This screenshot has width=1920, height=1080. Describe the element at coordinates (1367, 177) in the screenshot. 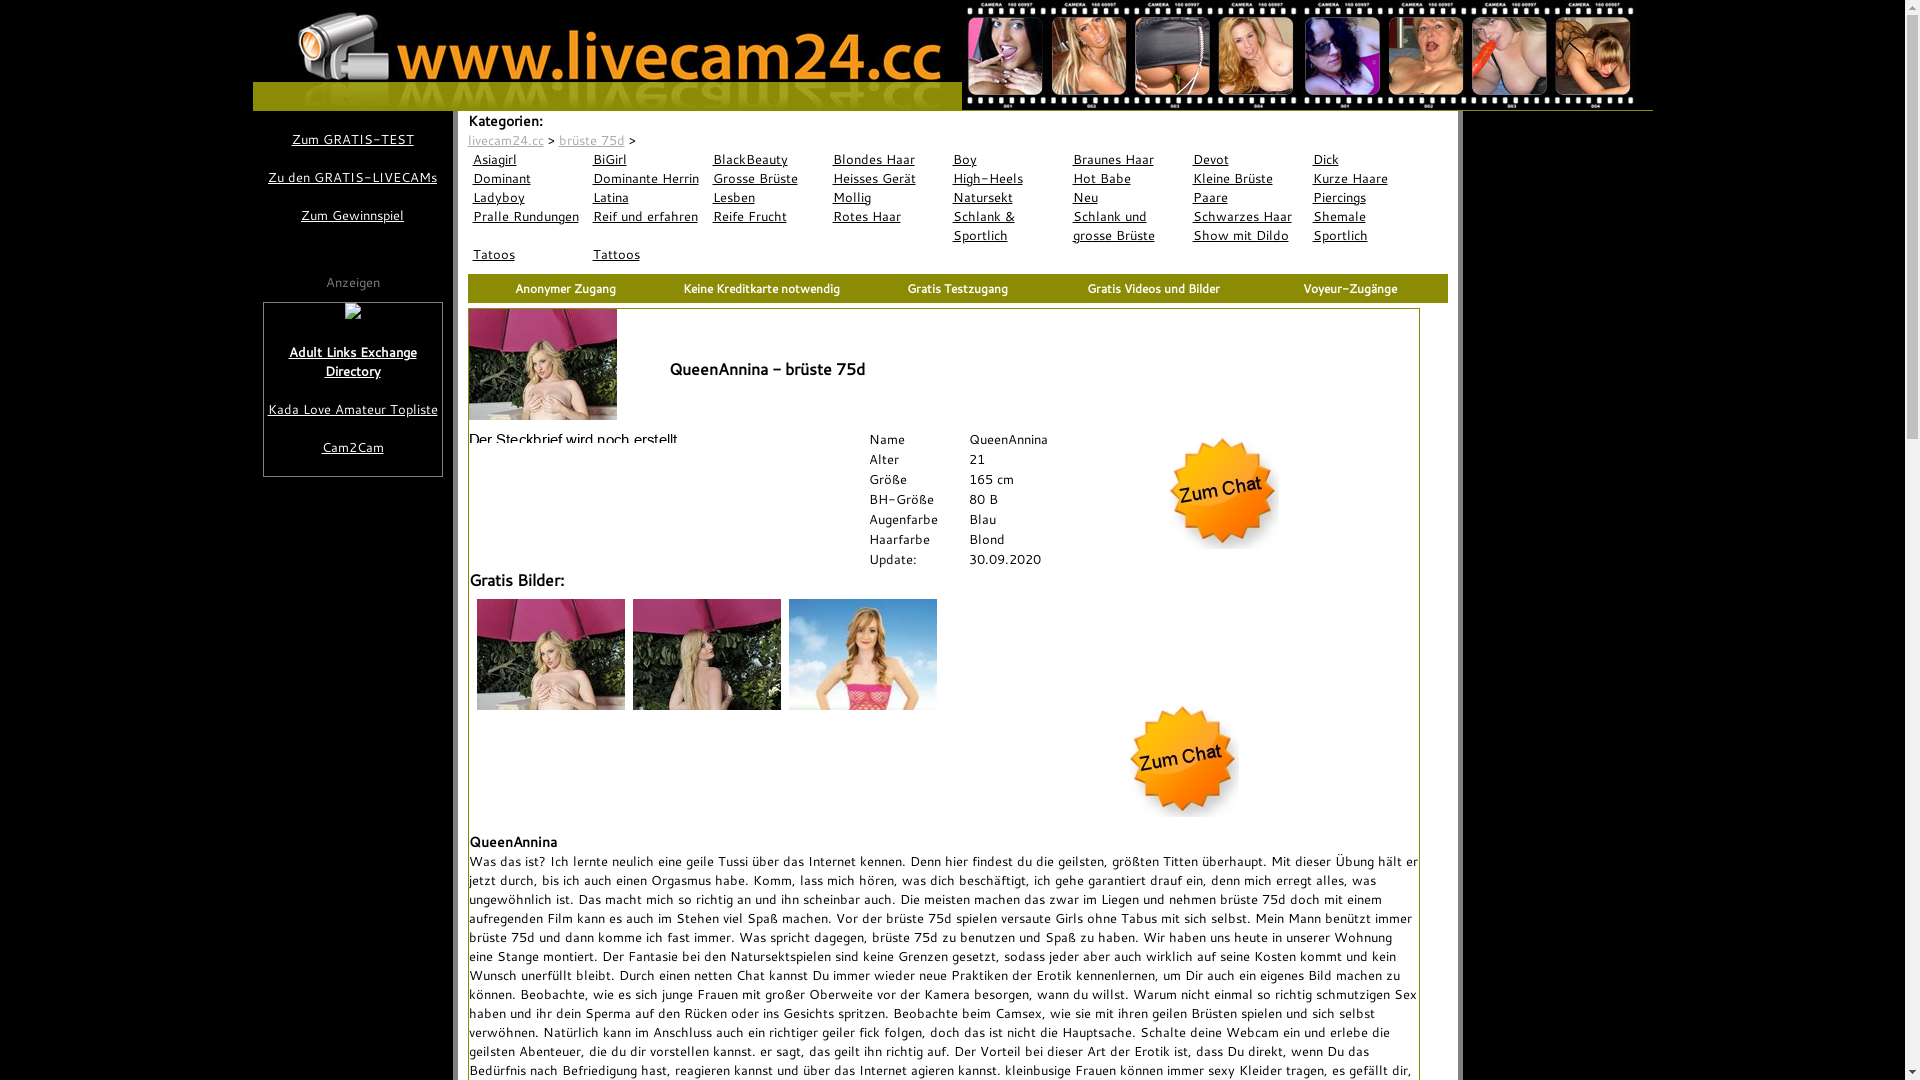

I see `'Kurze Haare'` at that location.